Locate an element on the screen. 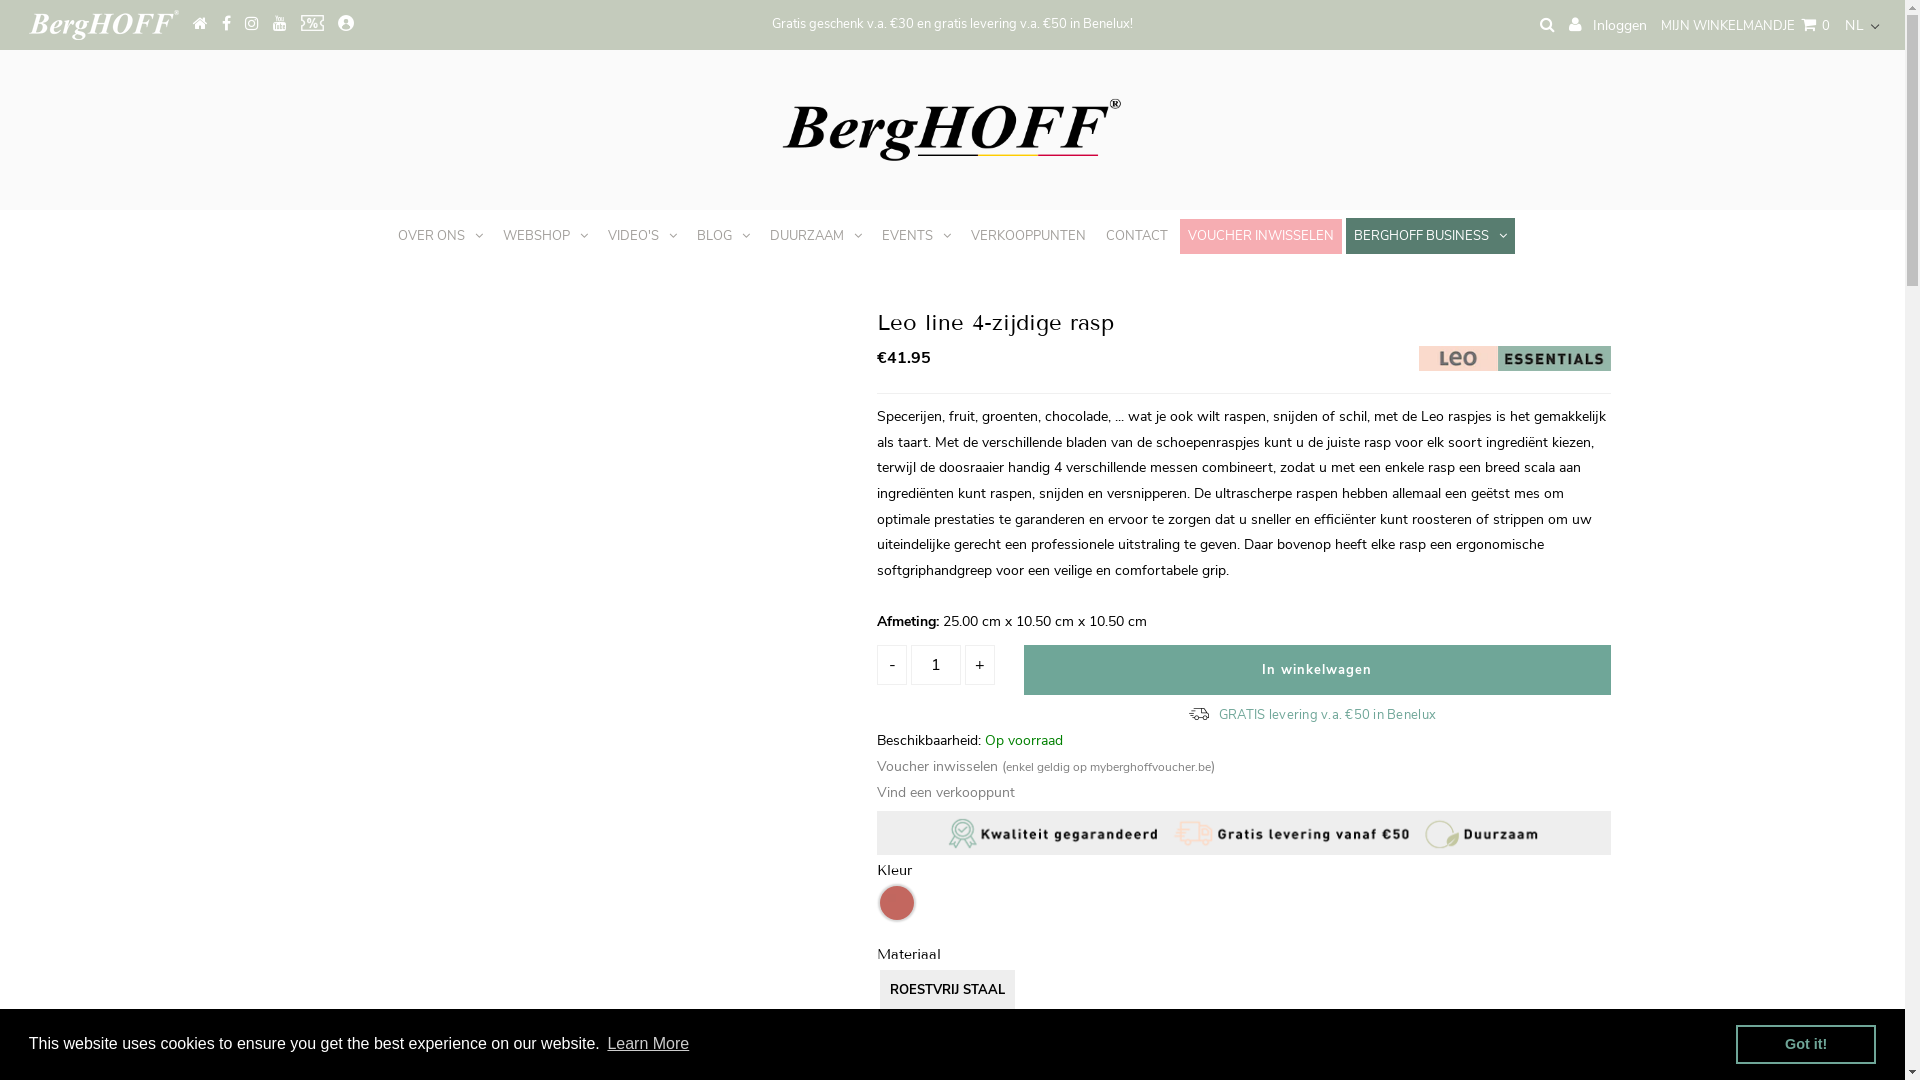 The image size is (1920, 1080). 'Got it!' is located at coordinates (1805, 1043).